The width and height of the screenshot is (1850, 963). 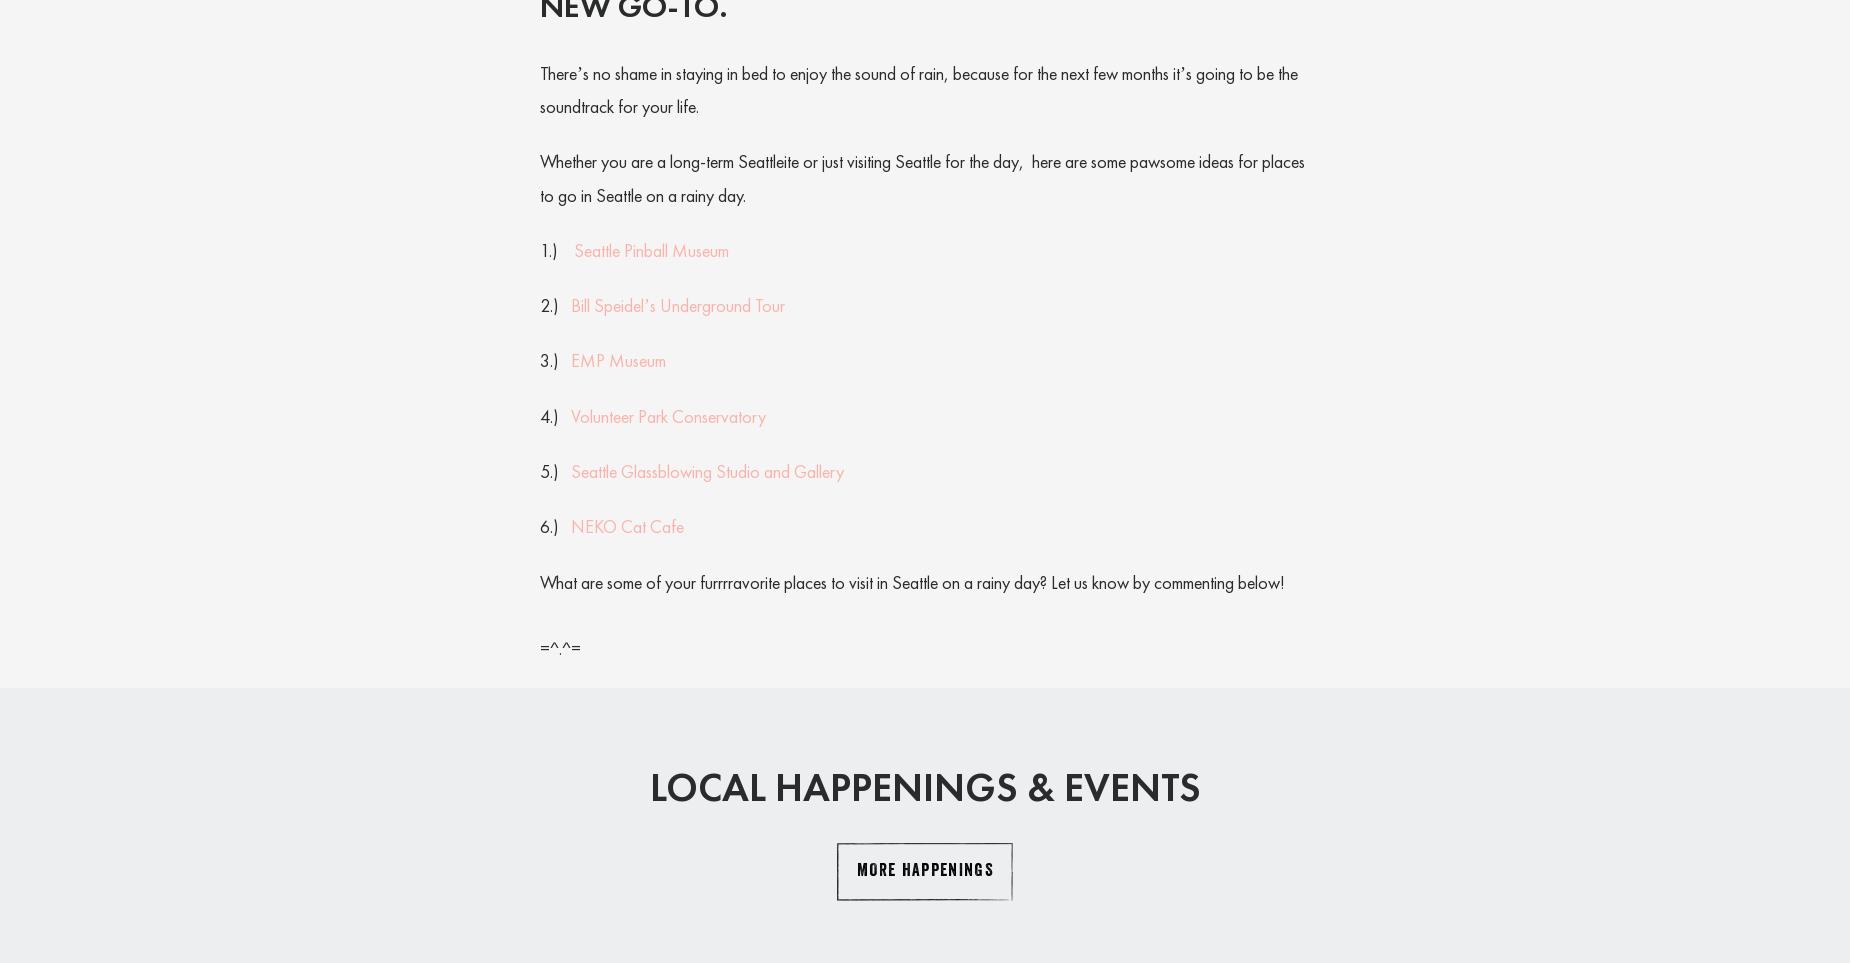 What do you see at coordinates (922, 176) in the screenshot?
I see `'Whether you are a long-term Seattleite or just visiting Seattle for the day,  here are some pawsome ideas for places to go in Seattle on a rainy day.'` at bounding box center [922, 176].